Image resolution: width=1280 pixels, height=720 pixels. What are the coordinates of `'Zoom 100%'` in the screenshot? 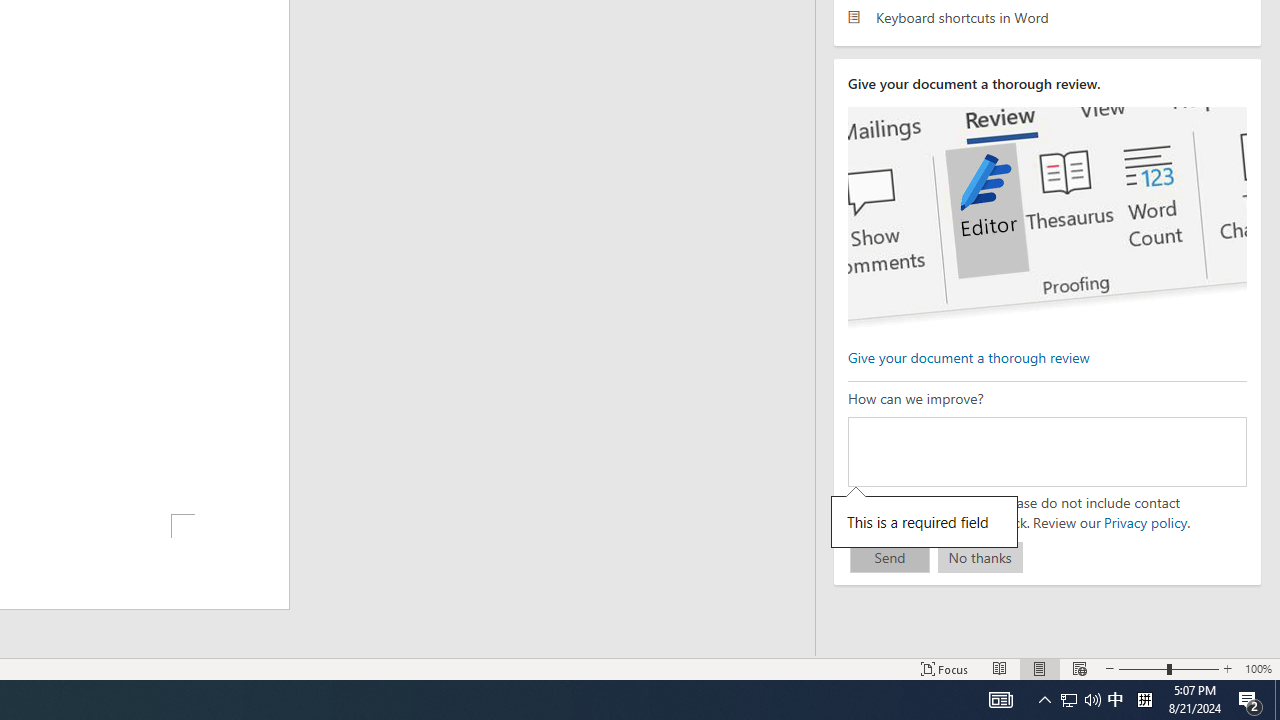 It's located at (1257, 669).